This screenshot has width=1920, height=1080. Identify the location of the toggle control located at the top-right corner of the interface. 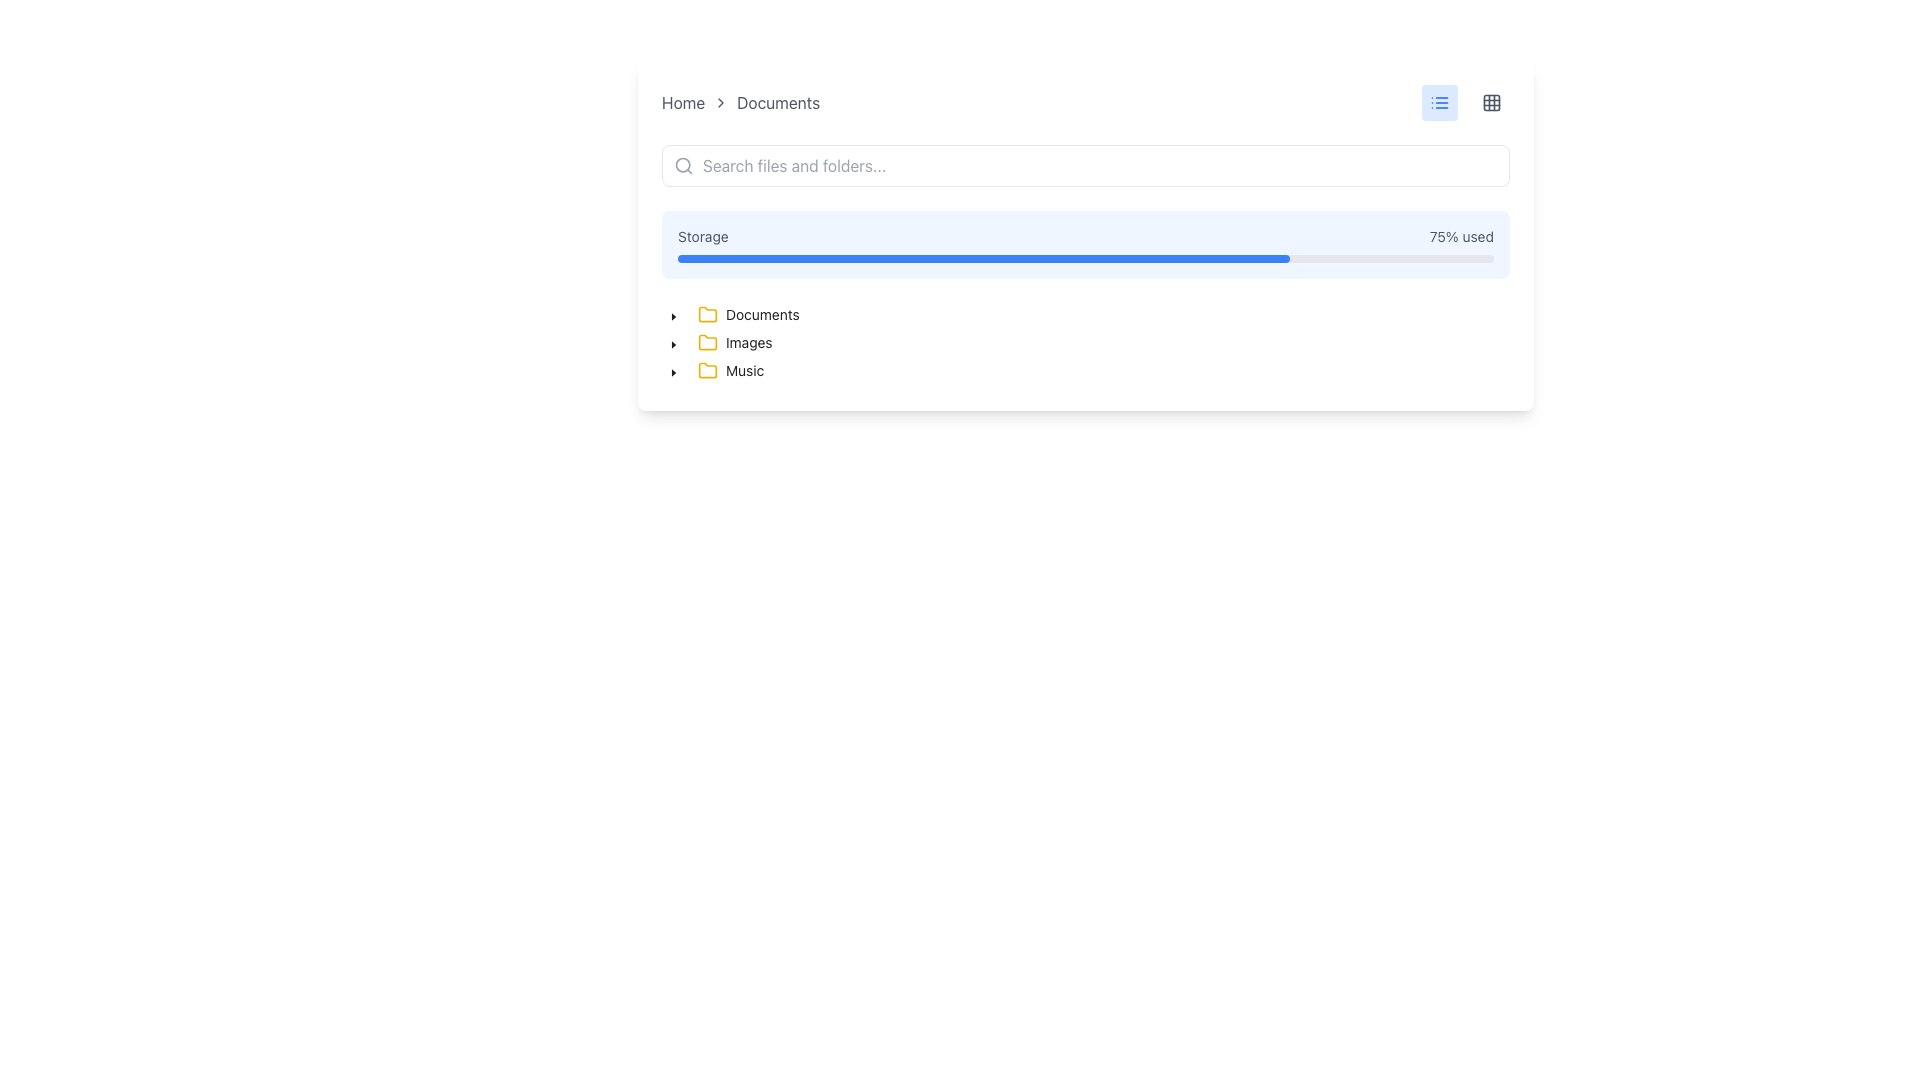
(1465, 103).